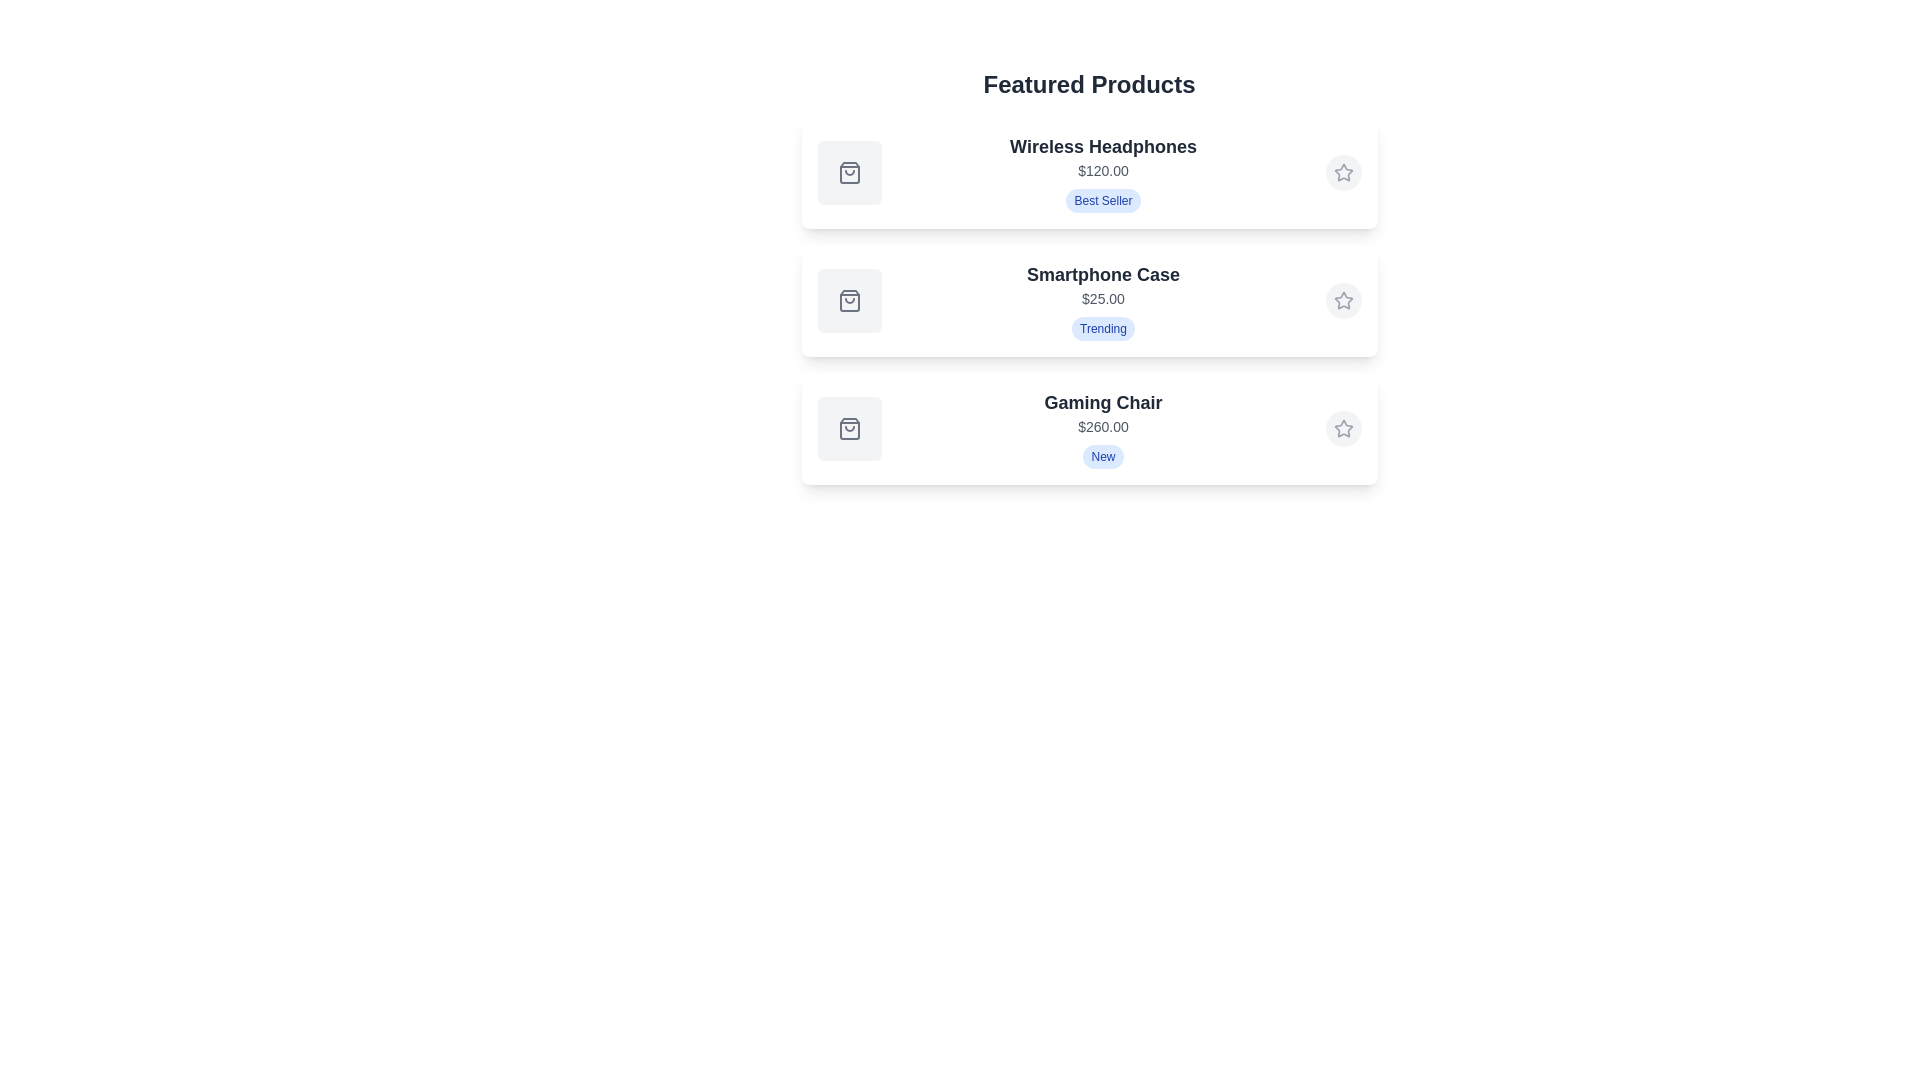  What do you see at coordinates (1088, 172) in the screenshot?
I see `the product card for Wireless Headphones` at bounding box center [1088, 172].